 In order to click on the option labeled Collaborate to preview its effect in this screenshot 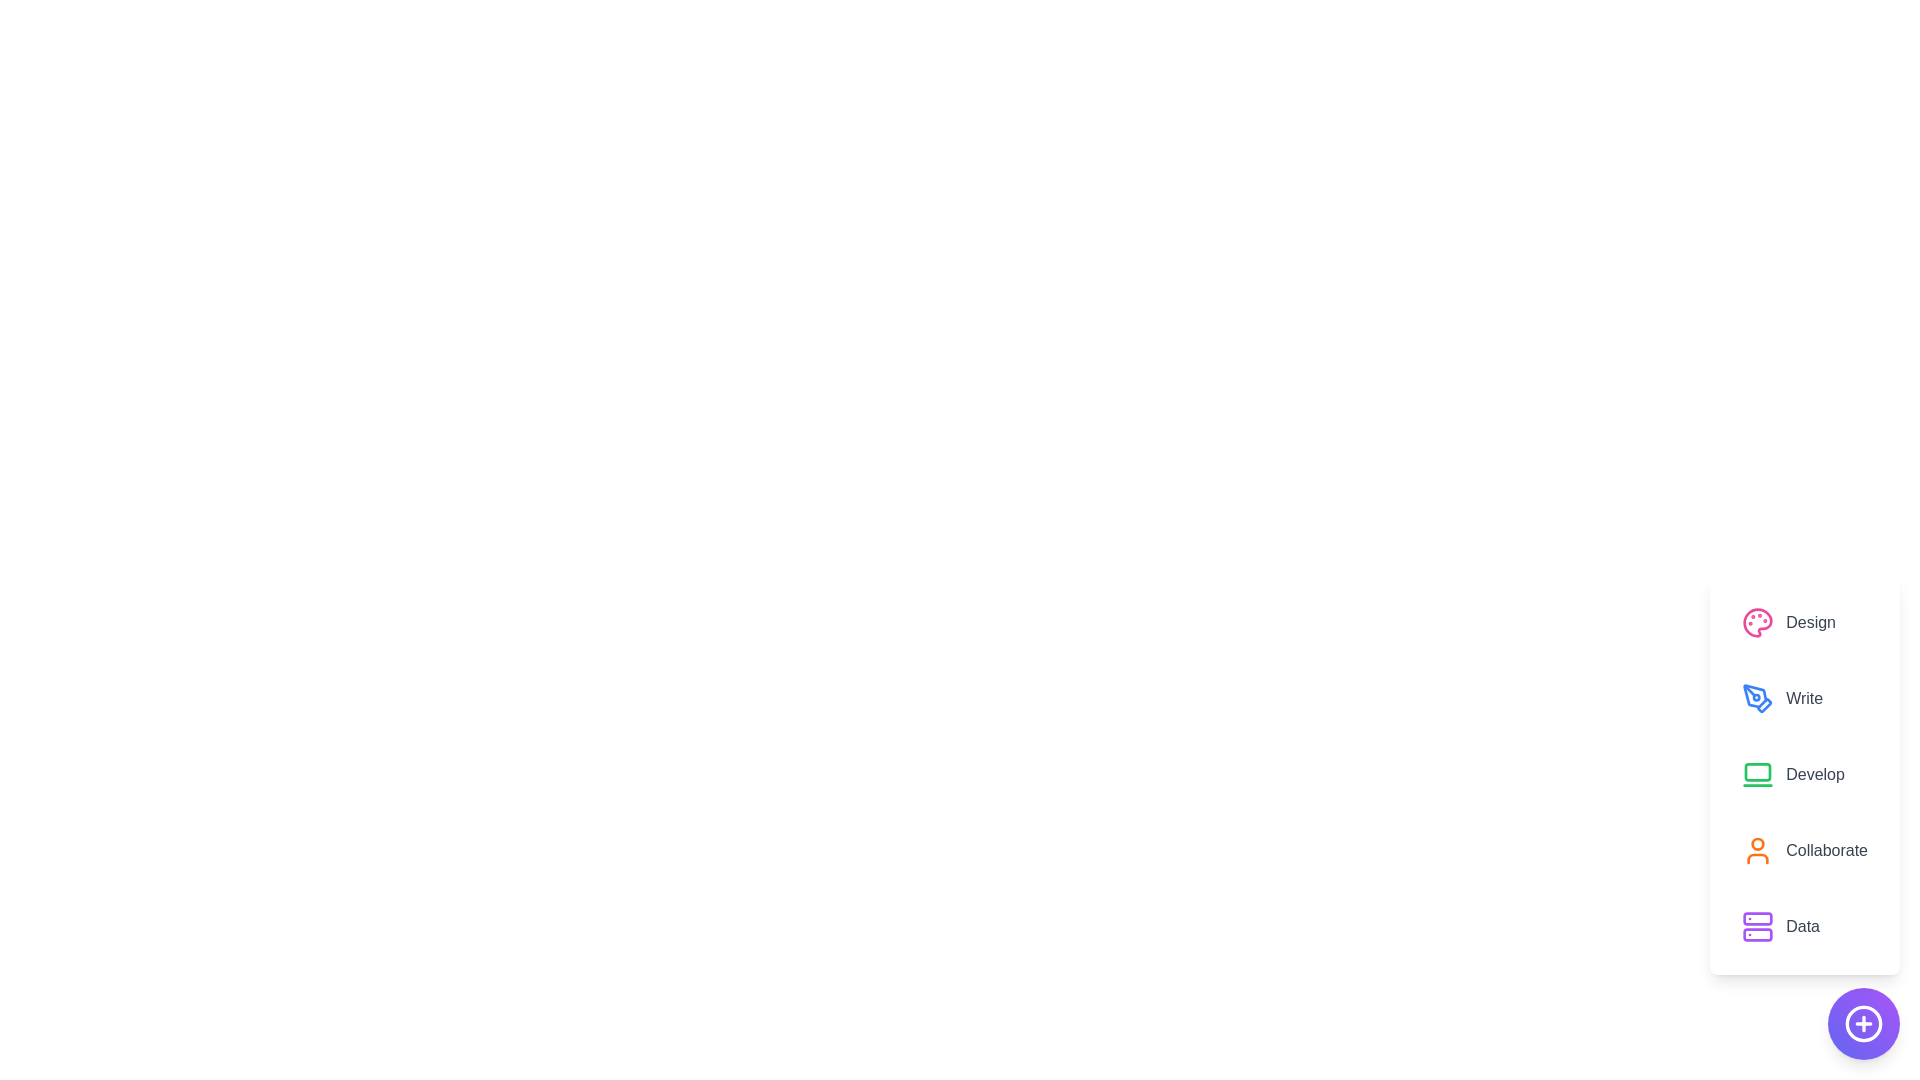, I will do `click(1804, 851)`.